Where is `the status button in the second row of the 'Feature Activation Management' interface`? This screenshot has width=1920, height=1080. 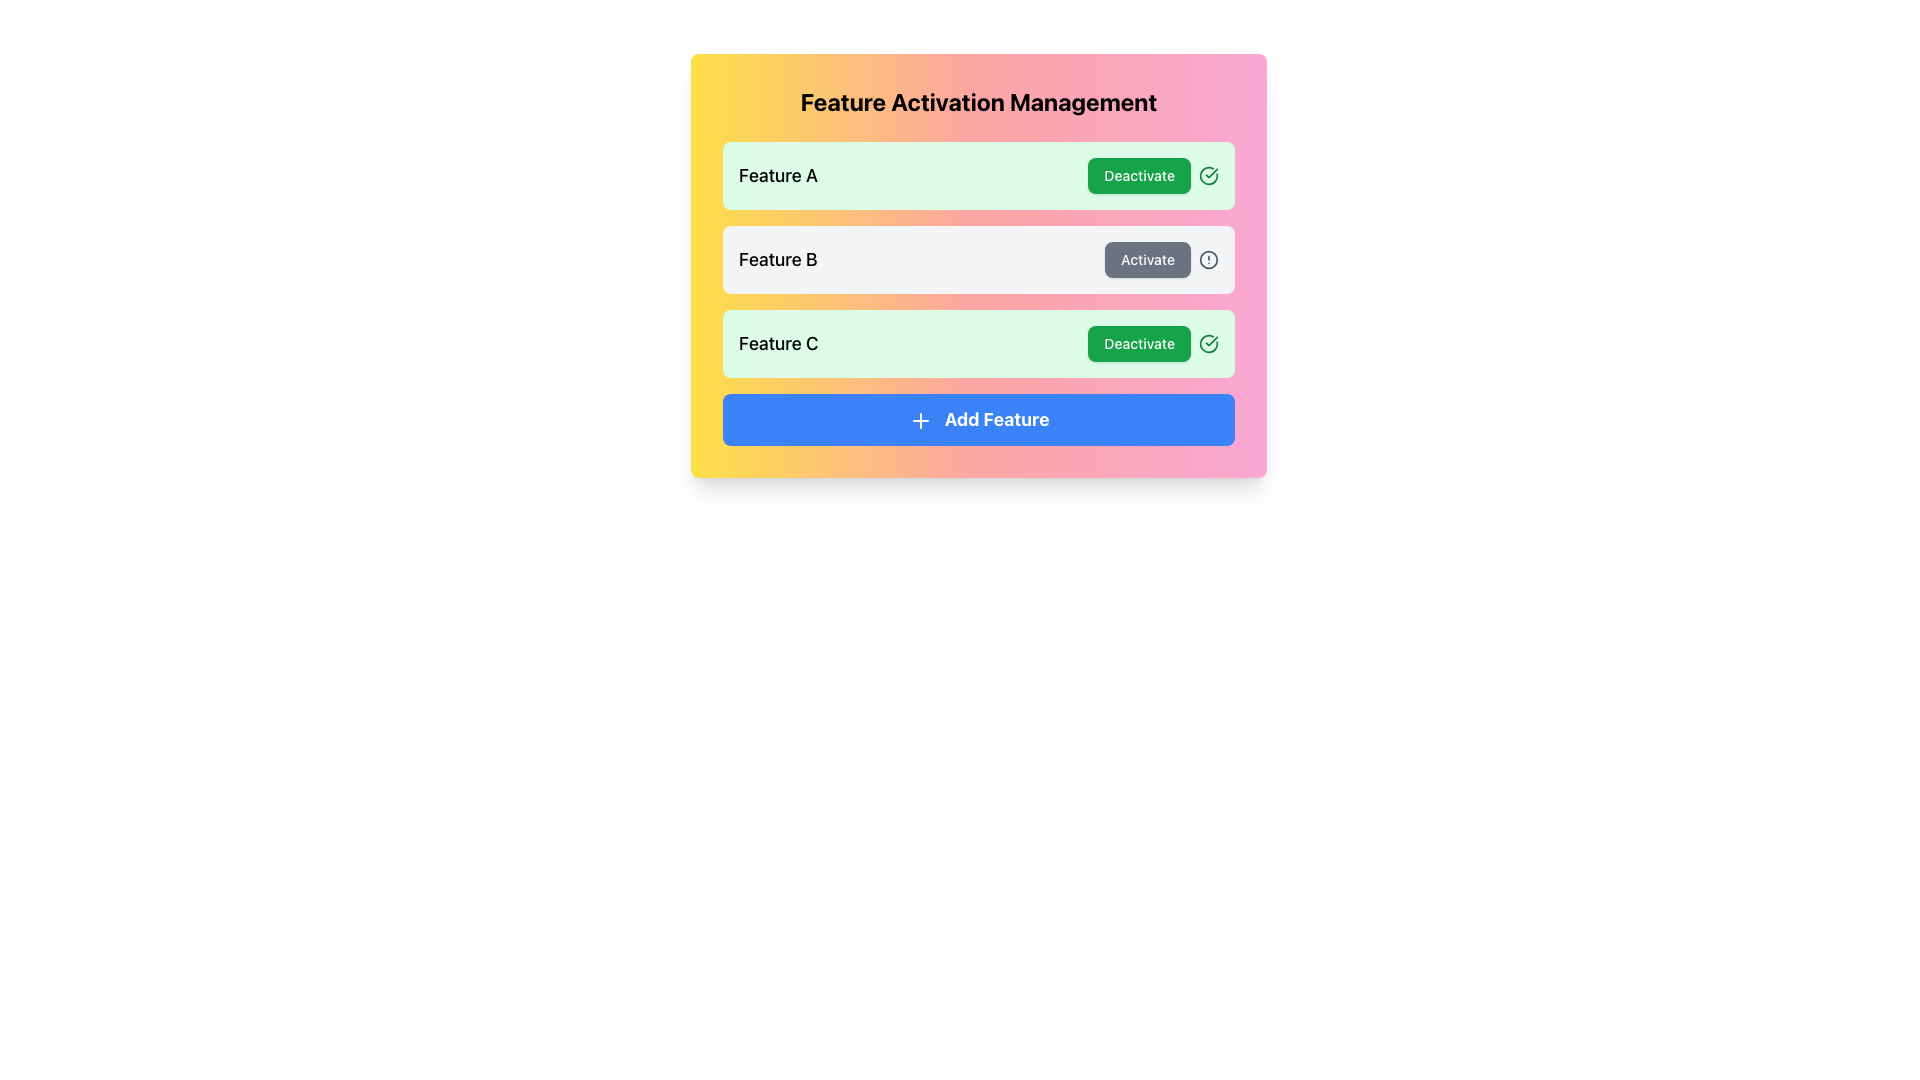
the status button in the second row of the 'Feature Activation Management' interface is located at coordinates (979, 258).